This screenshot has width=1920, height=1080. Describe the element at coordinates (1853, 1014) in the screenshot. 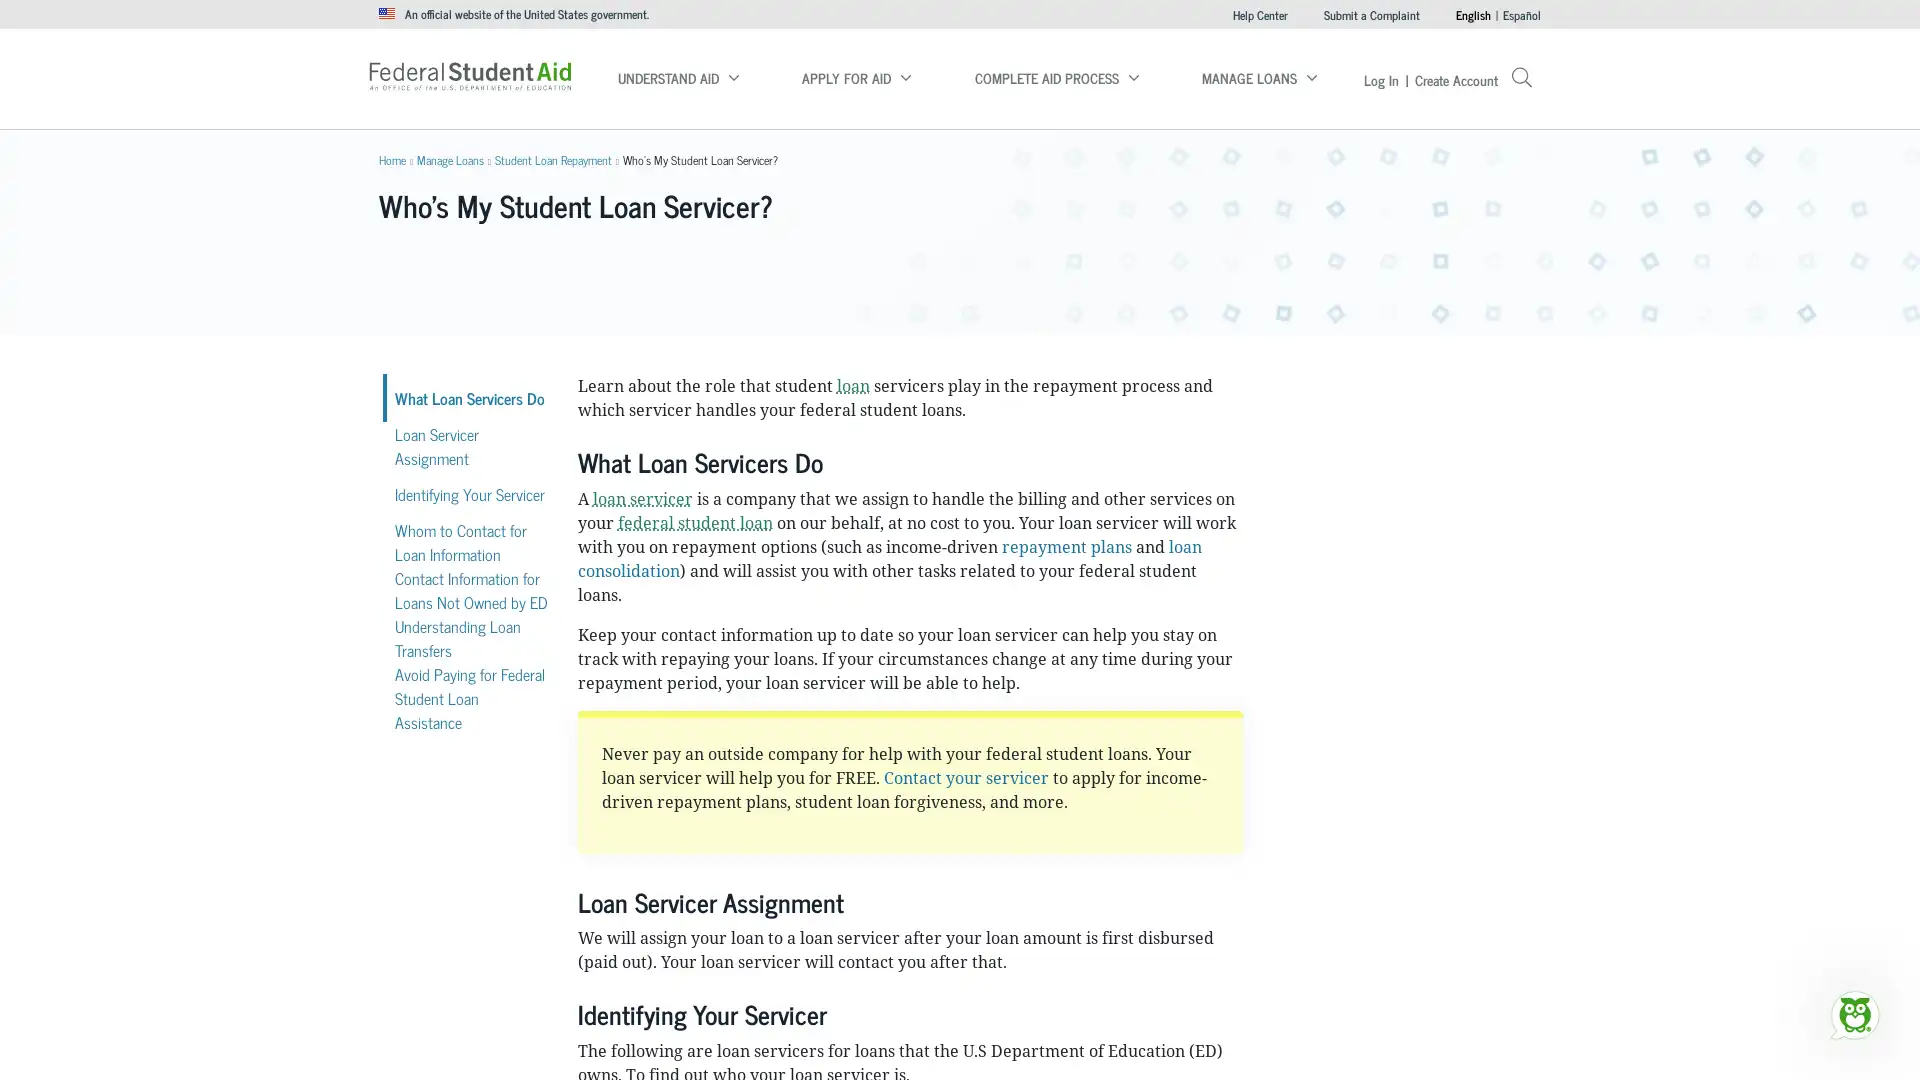

I see `Initiate Chat` at that location.